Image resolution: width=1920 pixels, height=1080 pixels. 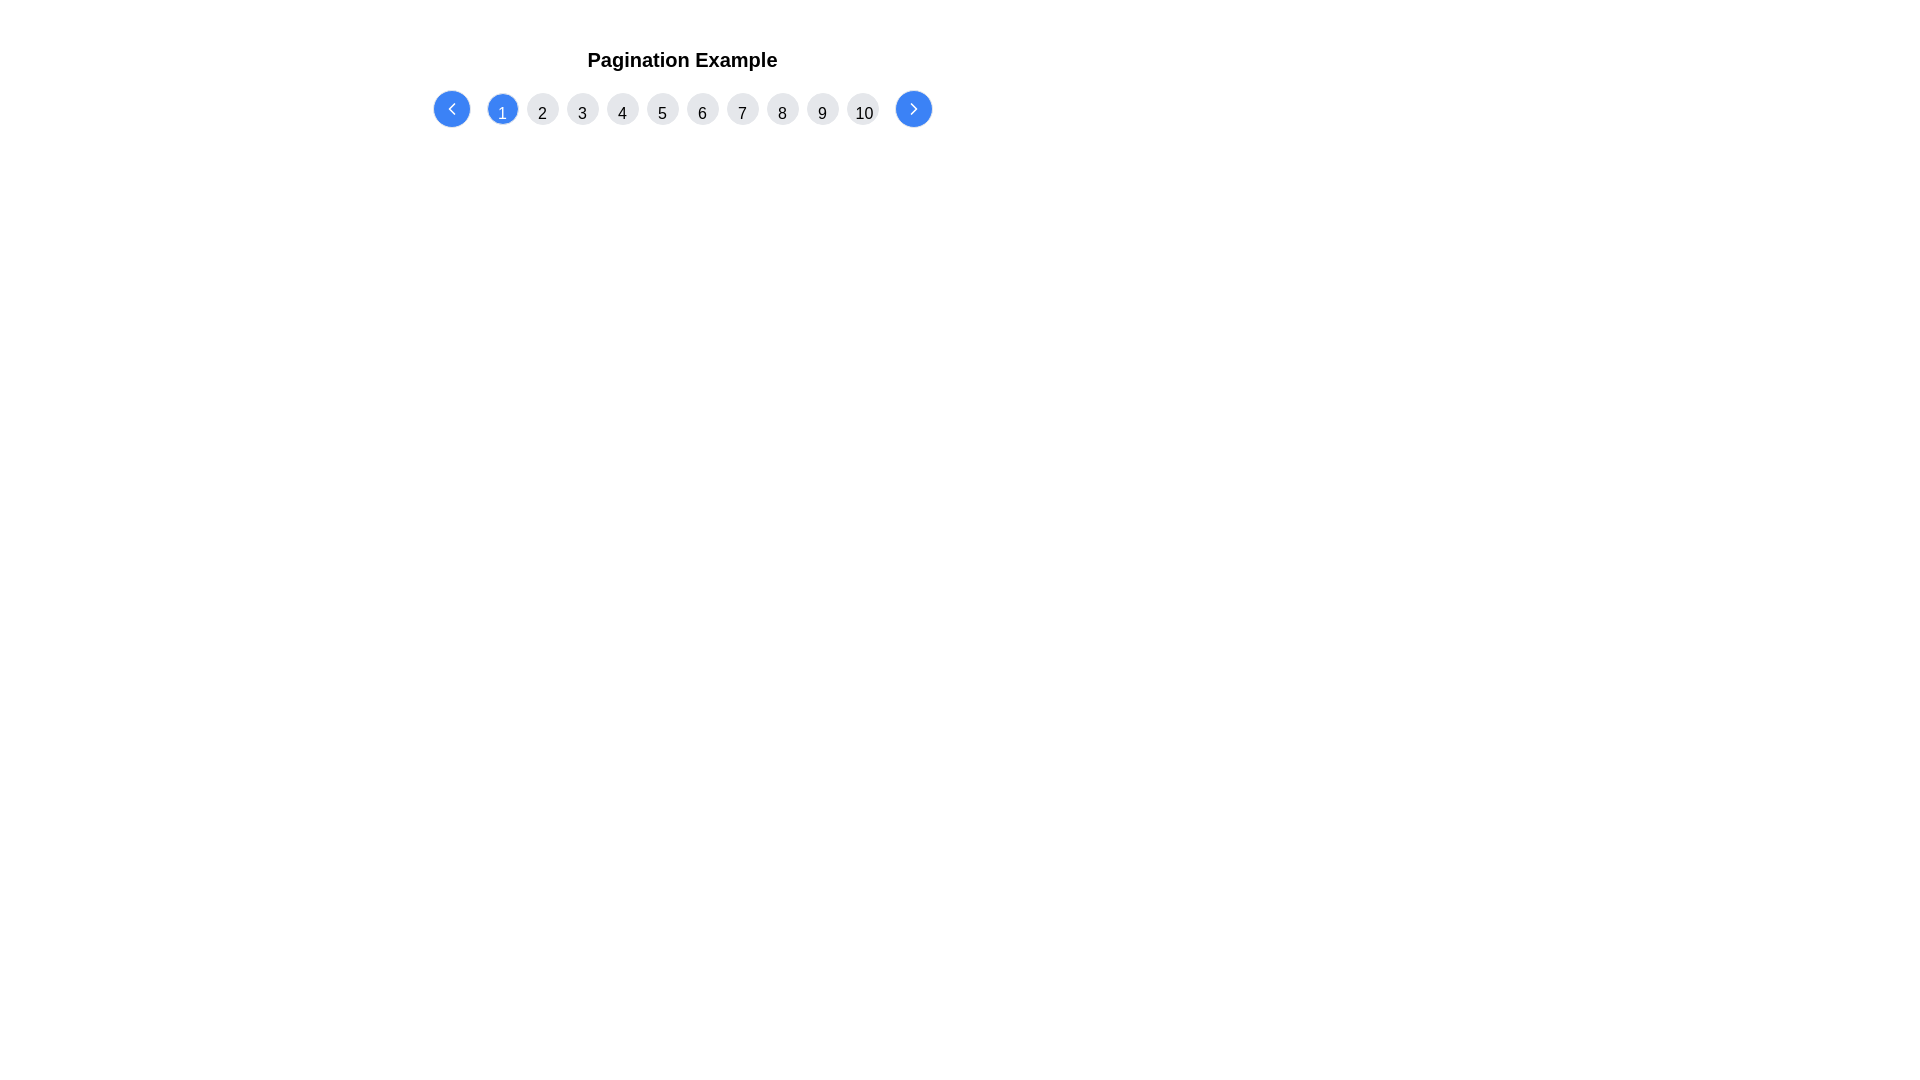 What do you see at coordinates (912, 108) in the screenshot?
I see `the right-pointing chevron-shaped arrow icon located inside a circular button with a blue background` at bounding box center [912, 108].